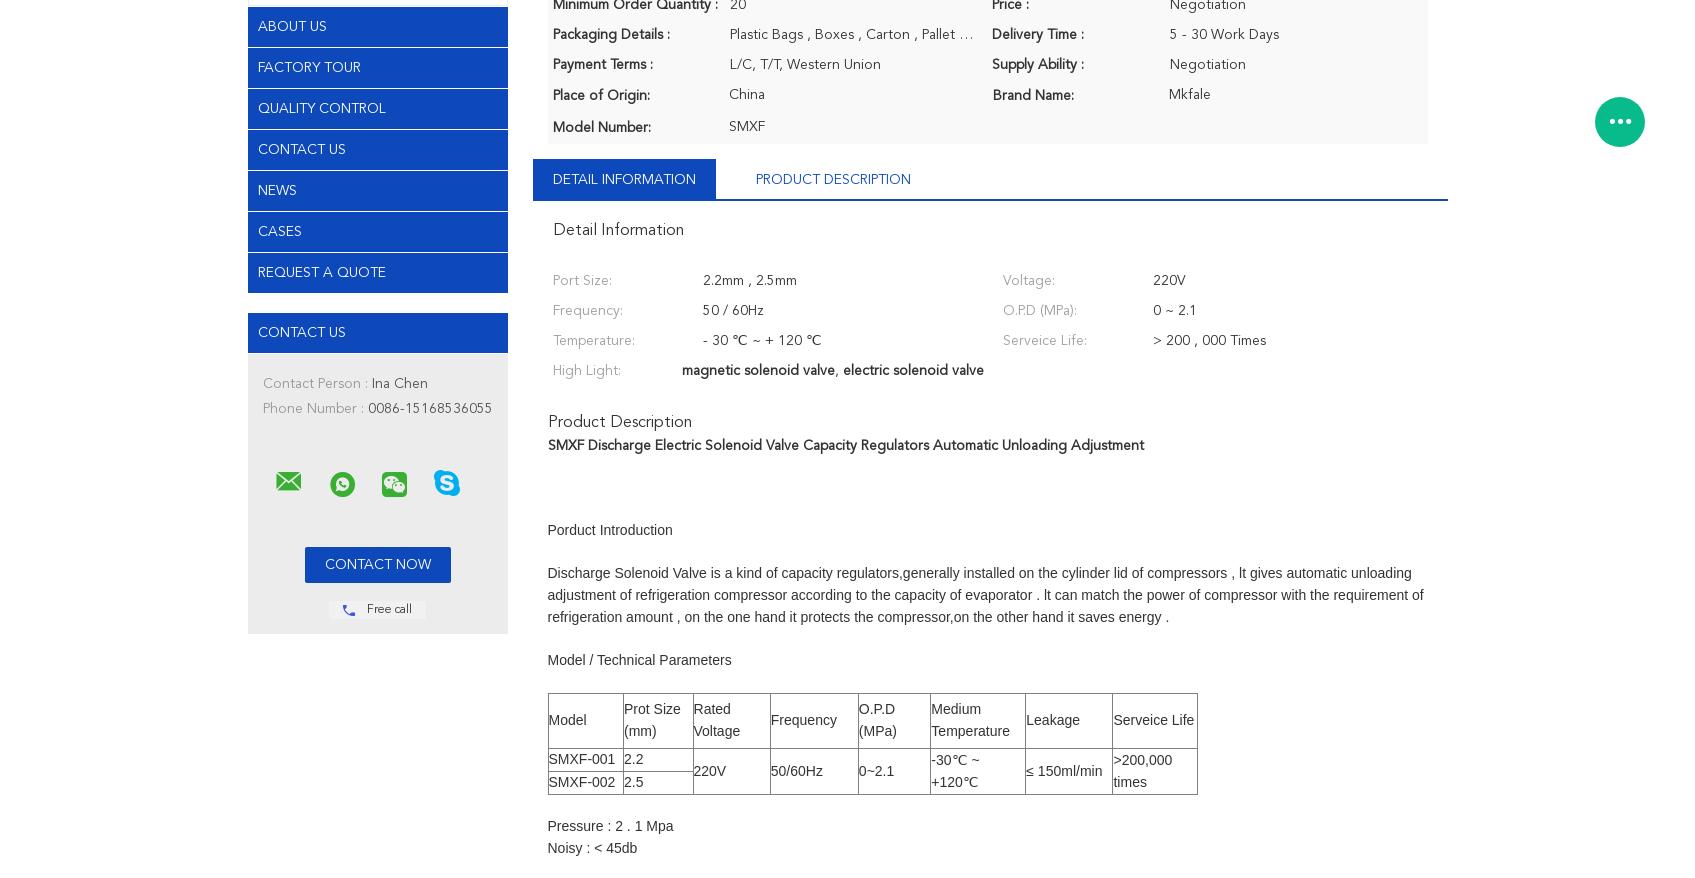 This screenshot has width=1695, height=878. What do you see at coordinates (599, 94) in the screenshot?
I see `'Place of Origin:'` at bounding box center [599, 94].